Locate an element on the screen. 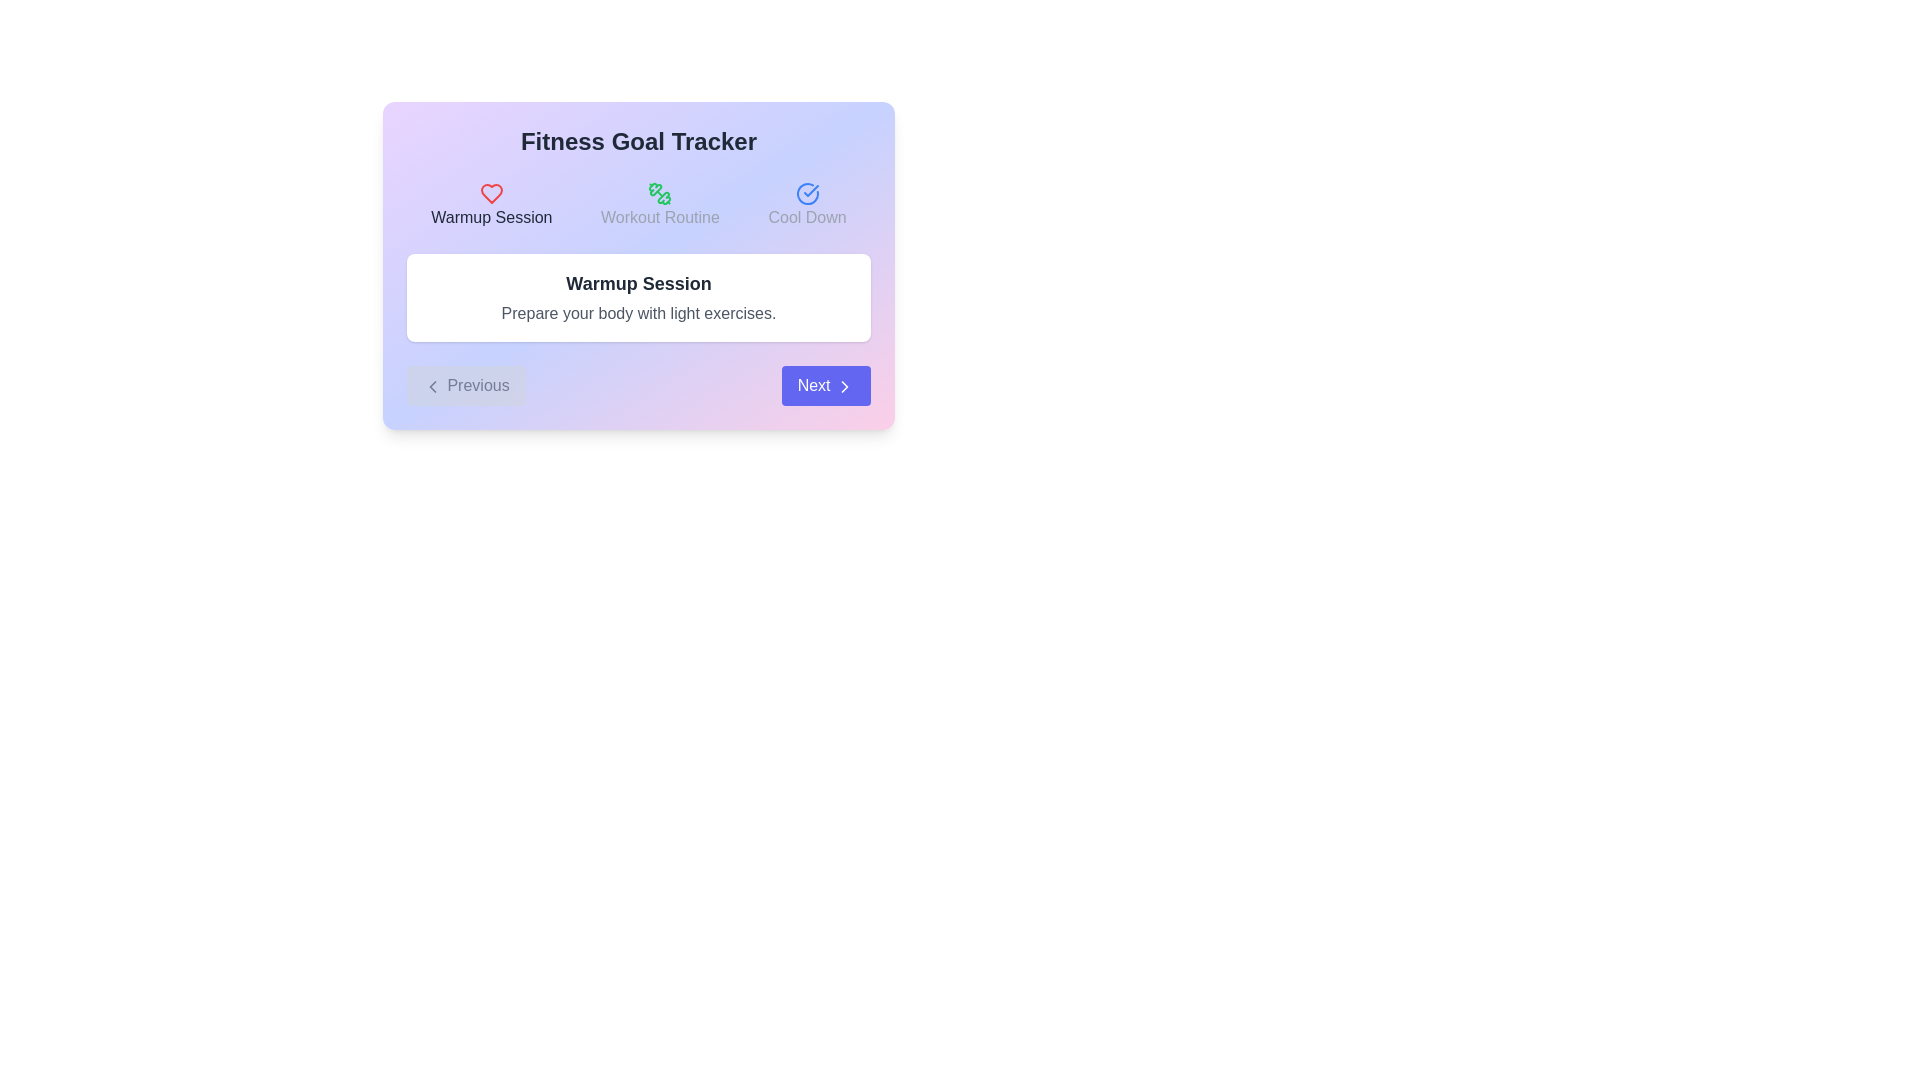  the label with an icon that reads 'Warmup Session', located in the top-left portion of the 'Fitness Goal Tracker' card is located at coordinates (491, 205).